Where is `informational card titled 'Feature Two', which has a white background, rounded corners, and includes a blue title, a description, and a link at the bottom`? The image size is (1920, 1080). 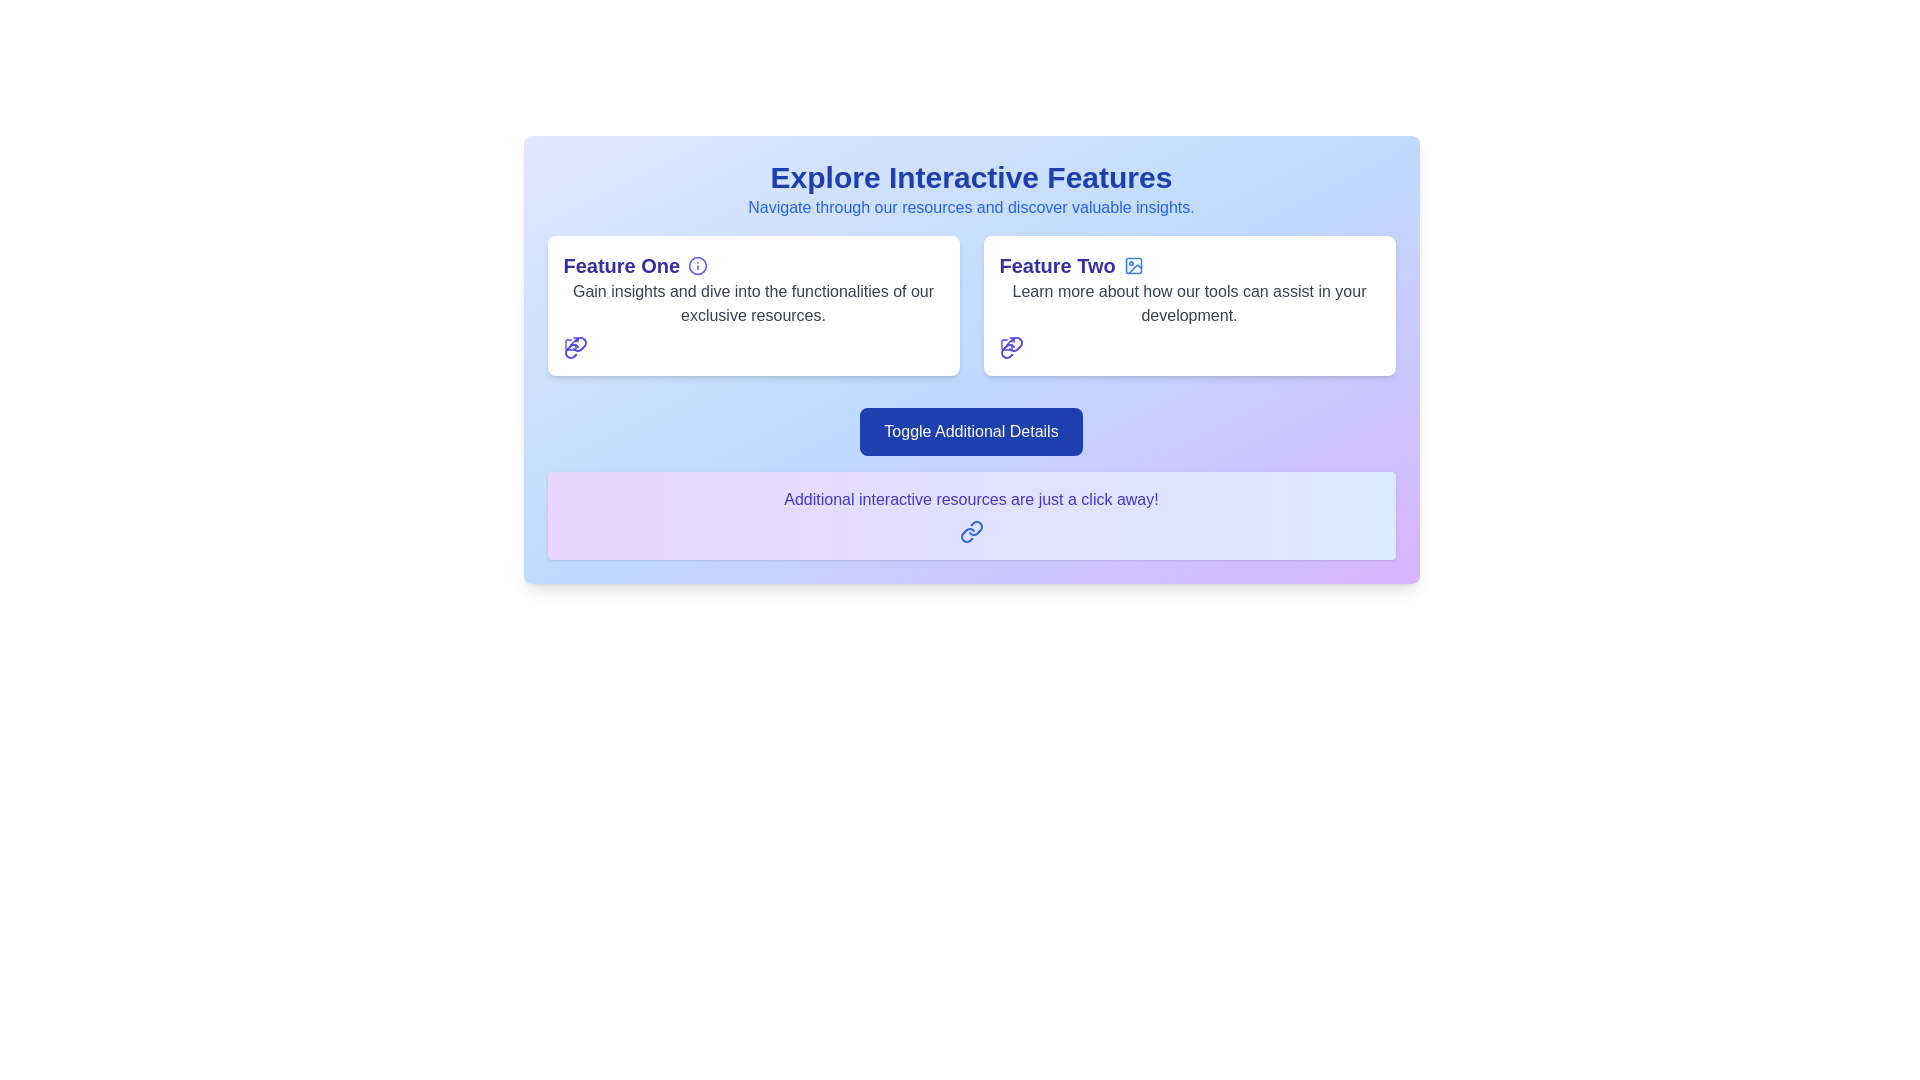 informational card titled 'Feature Two', which has a white background, rounded corners, and includes a blue title, a description, and a link at the bottom is located at coordinates (1189, 305).